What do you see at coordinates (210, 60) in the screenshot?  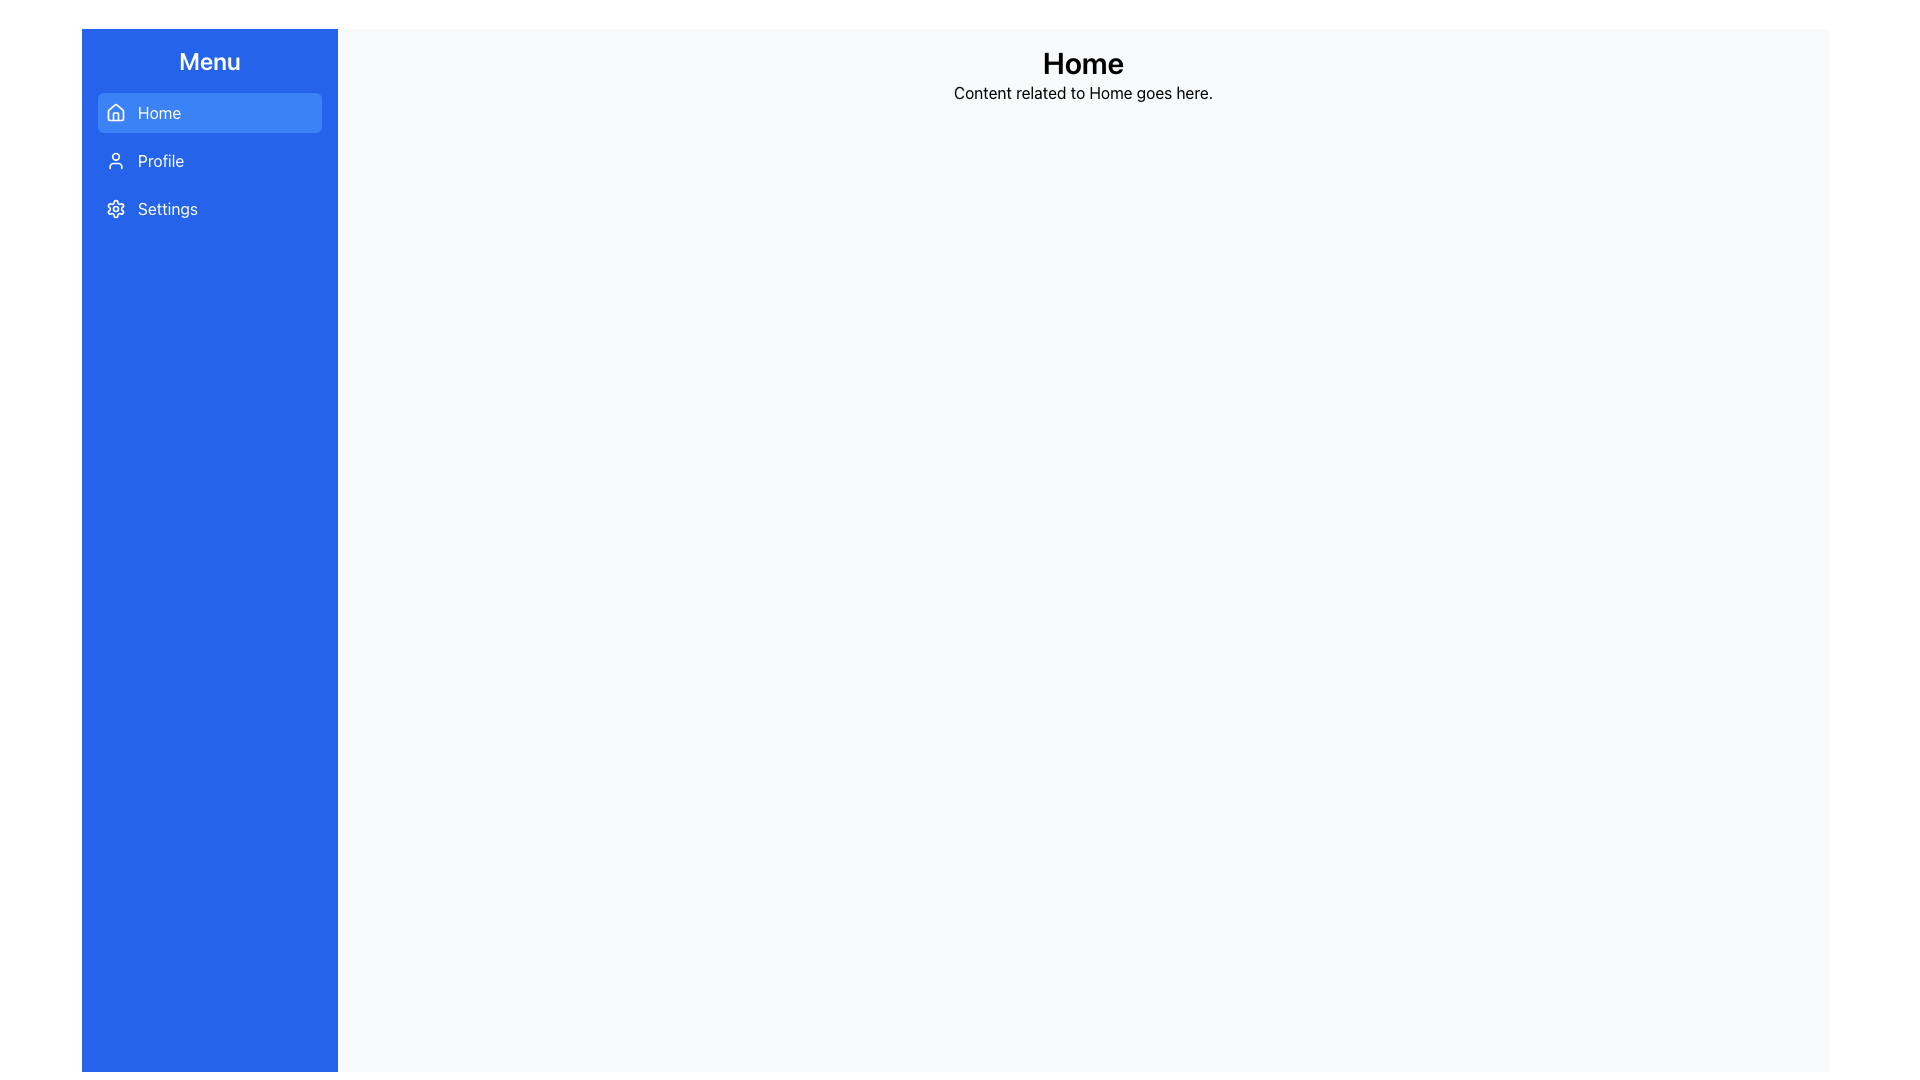 I see `the static text label at the top left of the blue sidebar, which indicates the purpose of the section` at bounding box center [210, 60].